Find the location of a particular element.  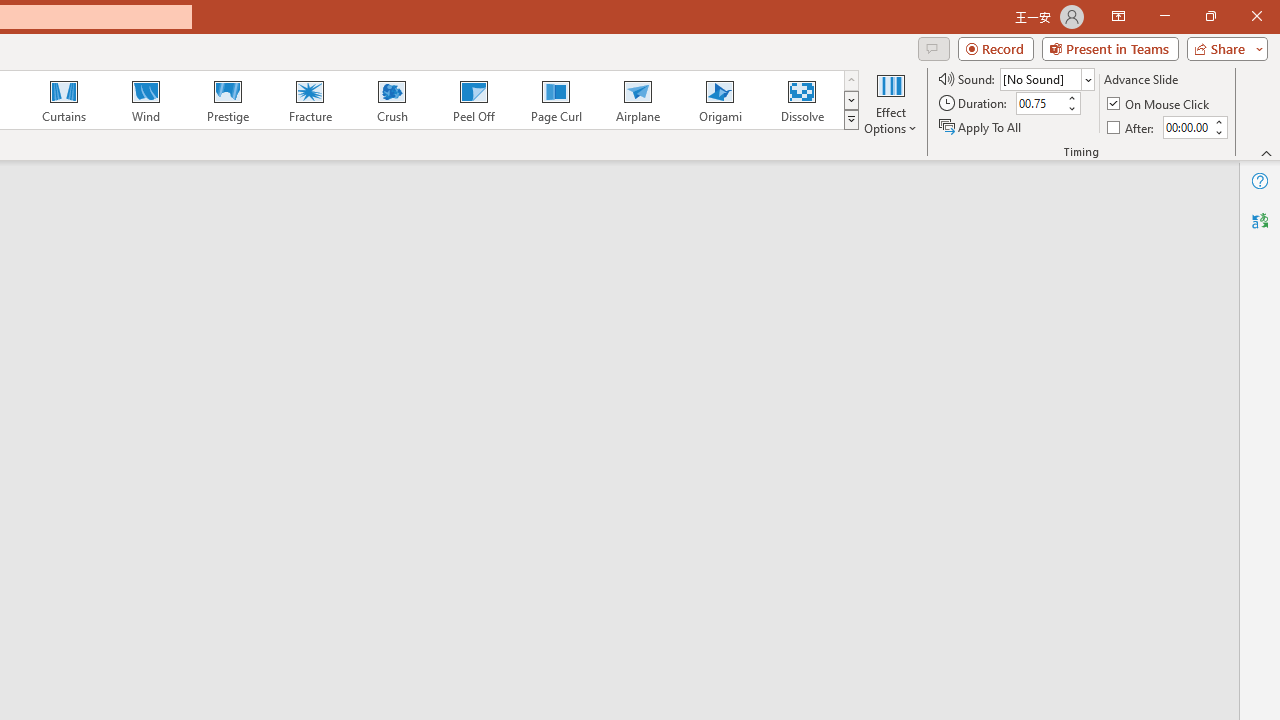

'Origami' is located at coordinates (720, 100).